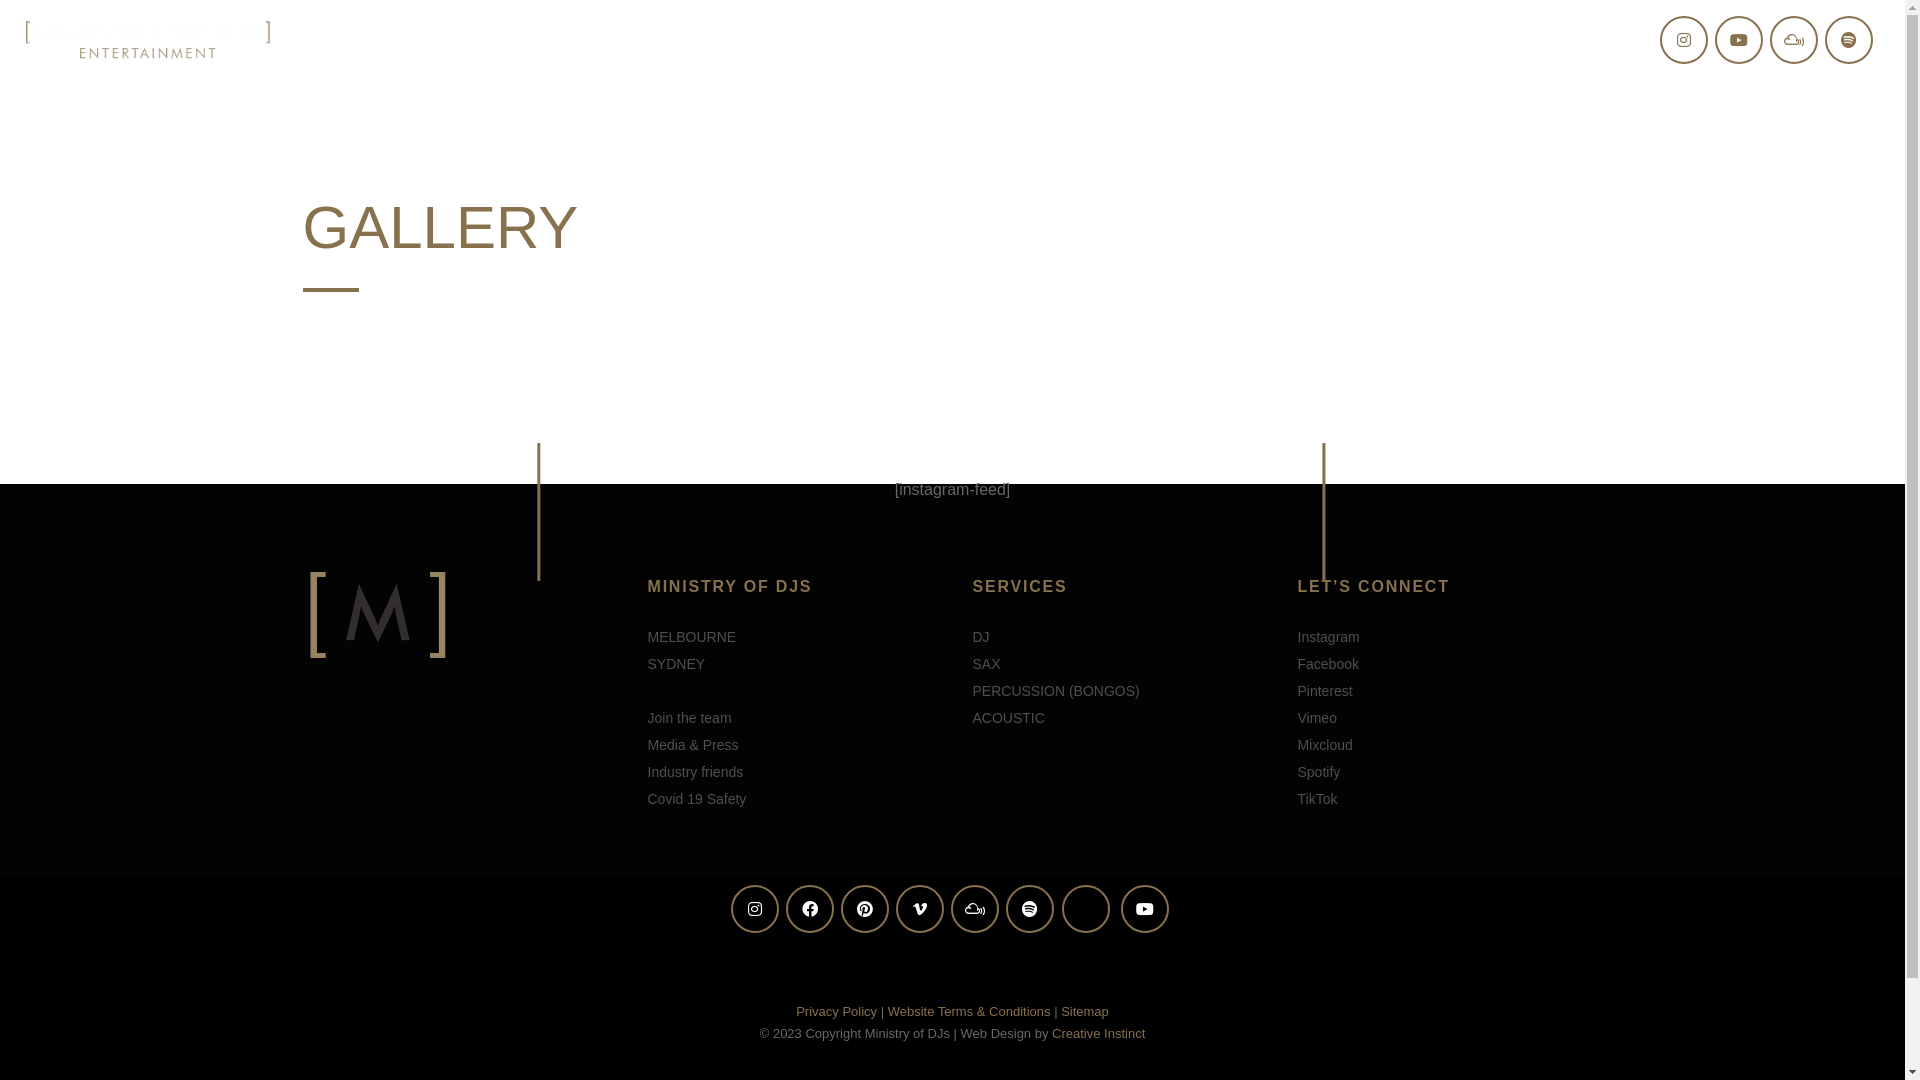 This screenshot has width=1920, height=1080. I want to click on 'DJ', so click(980, 636).